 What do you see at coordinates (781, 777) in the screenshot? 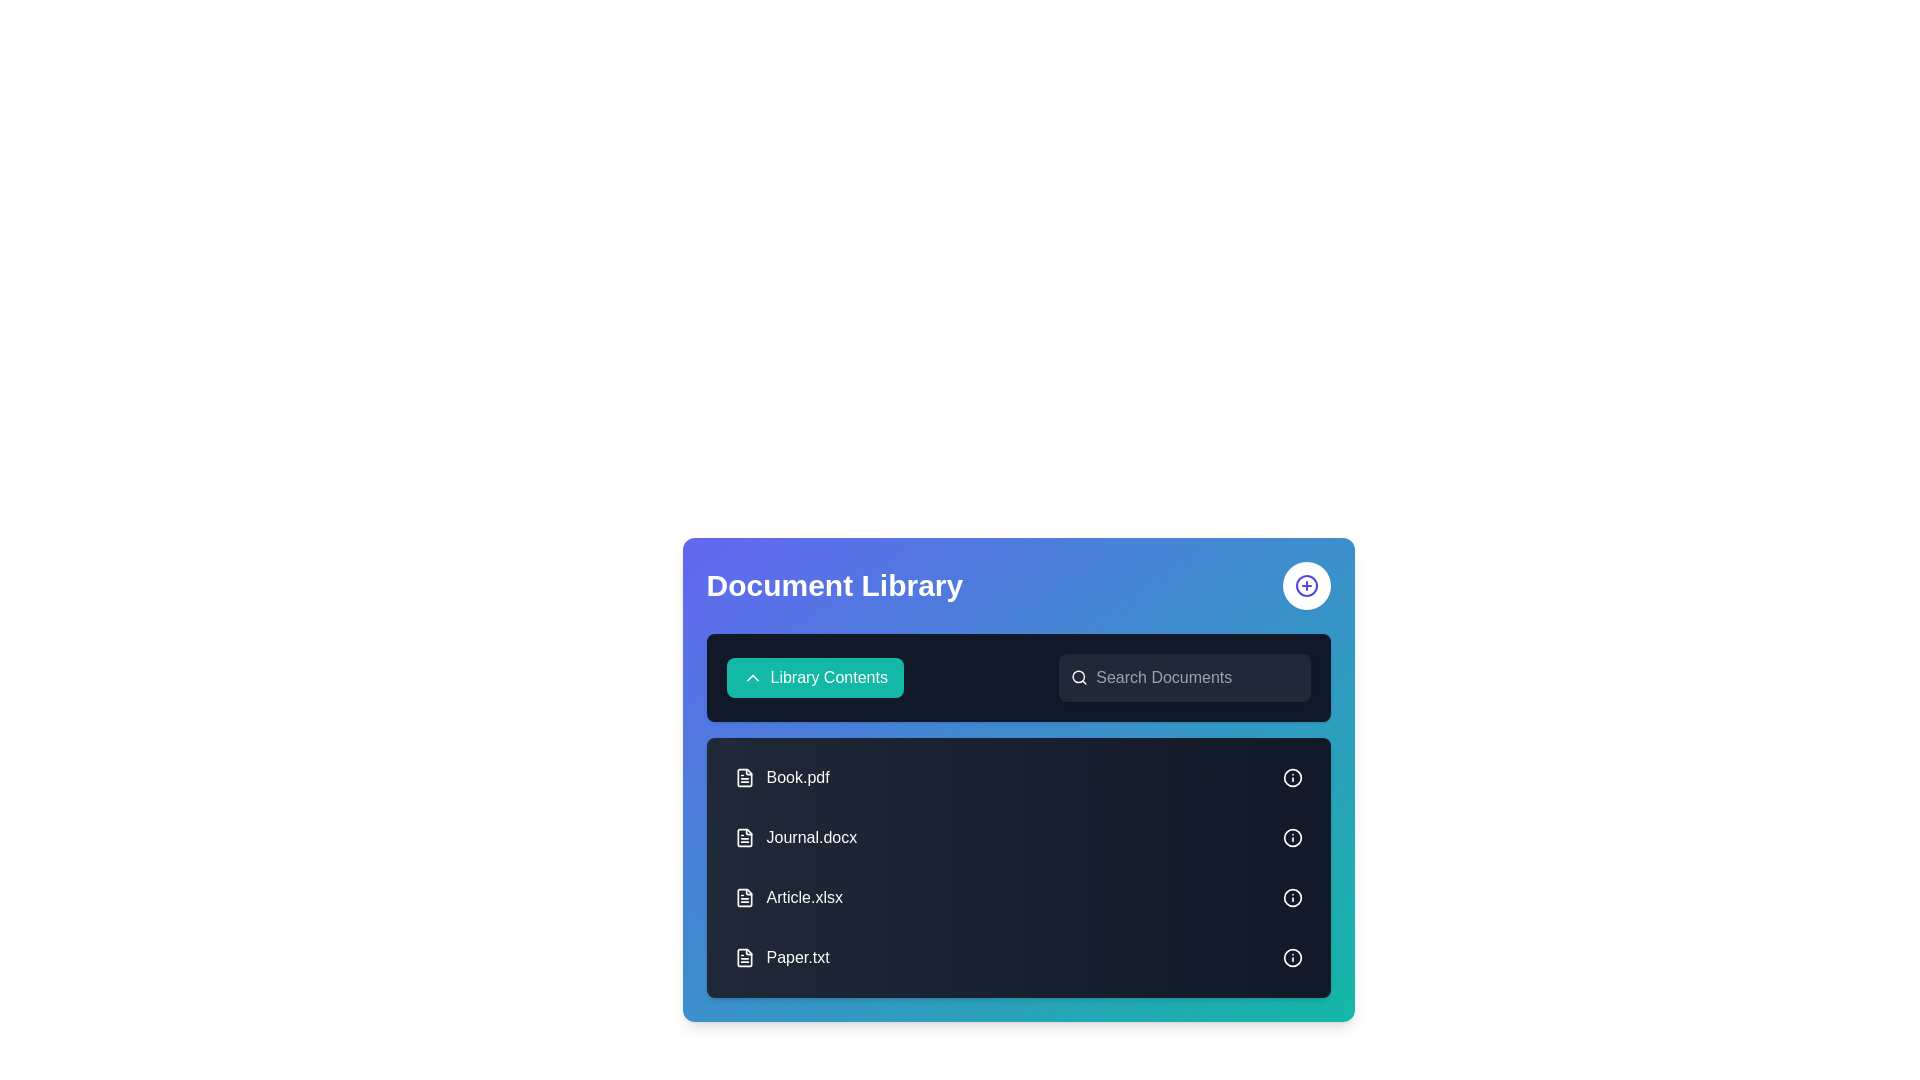
I see `the first file item in the Document Library, which displays a file icon and the text 'Book.pdf'` at bounding box center [781, 777].